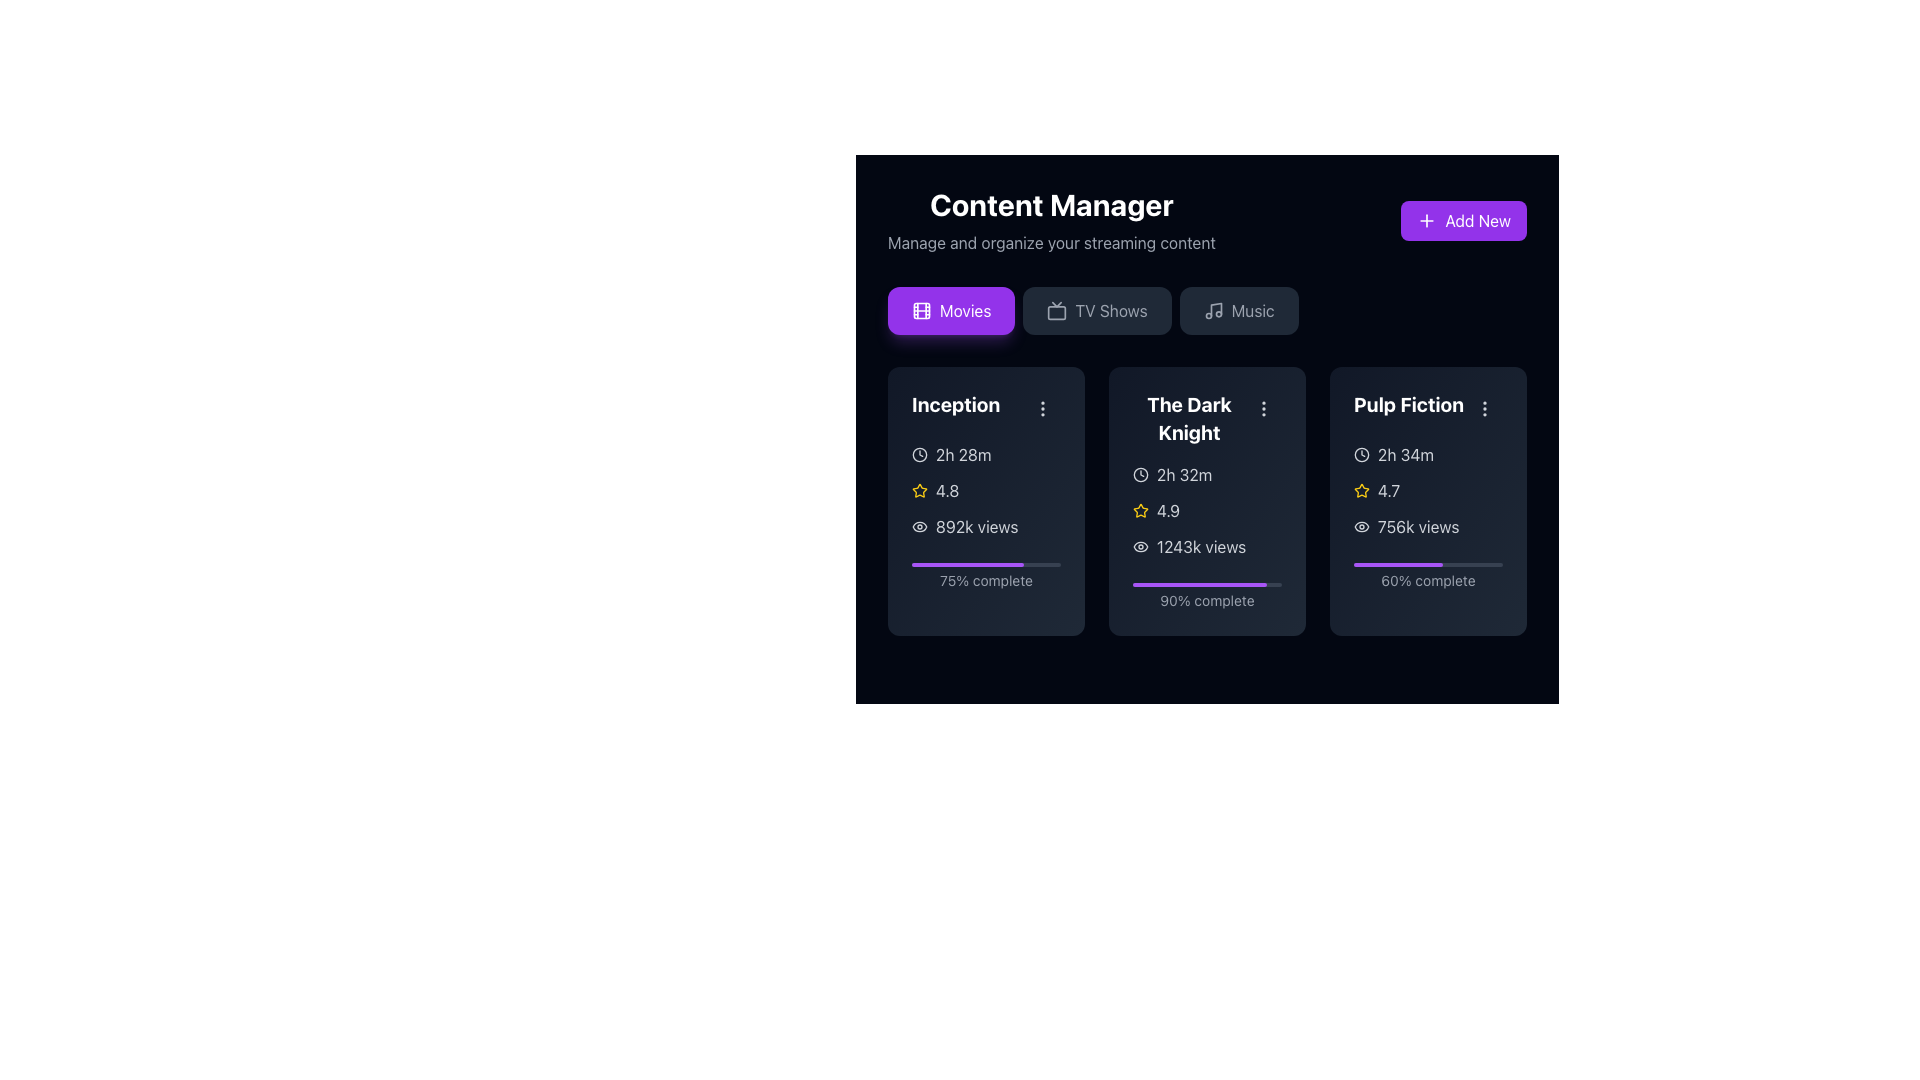 The image size is (1920, 1080). What do you see at coordinates (950, 311) in the screenshot?
I see `the 'Movies' navigation button located at the top left of the primary content area` at bounding box center [950, 311].